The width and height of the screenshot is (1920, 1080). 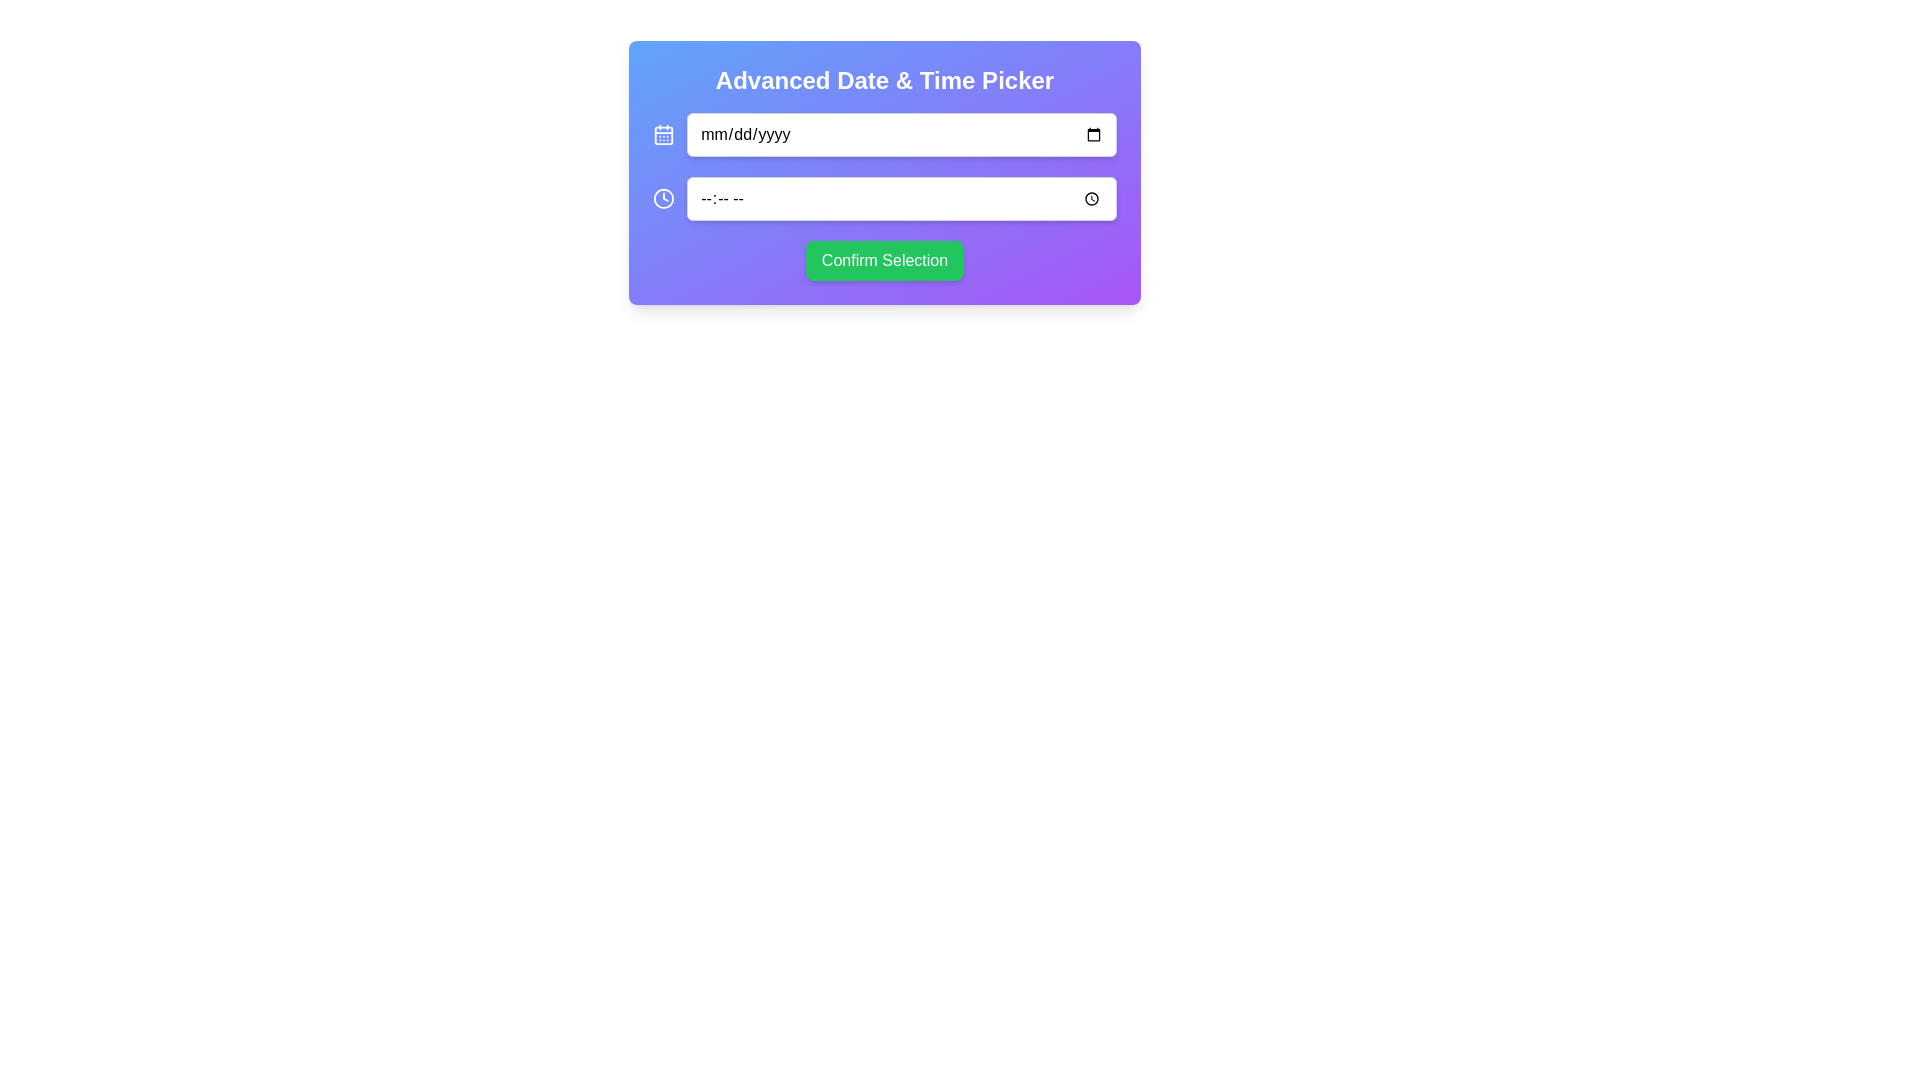 I want to click on the decorative SVG rectangle element that is part of the calendar icon, located to the left of the 'mm/dd/yyyy' text field, so click(x=664, y=135).